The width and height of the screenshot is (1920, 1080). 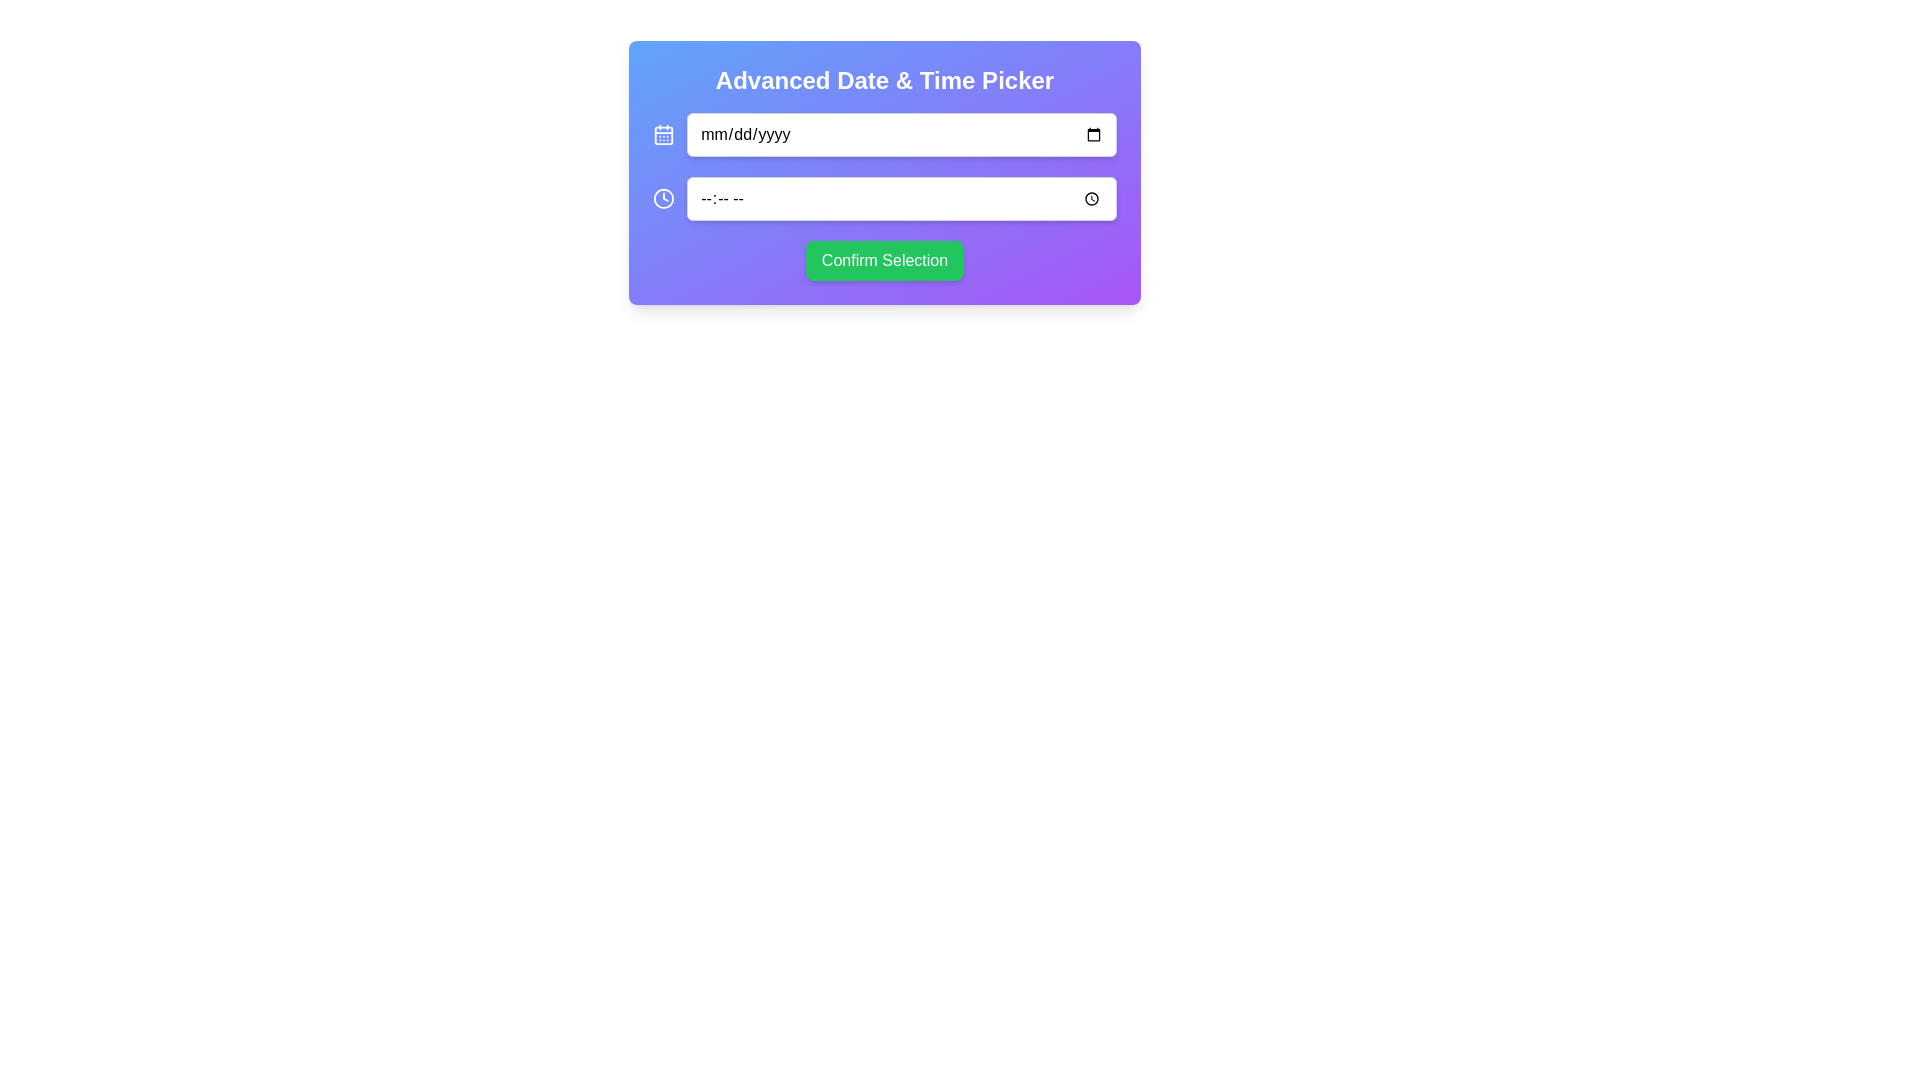 I want to click on the decorative SVG rectangle element that is part of the calendar icon, located to the left of the 'mm/dd/yyyy' text field, so click(x=664, y=135).